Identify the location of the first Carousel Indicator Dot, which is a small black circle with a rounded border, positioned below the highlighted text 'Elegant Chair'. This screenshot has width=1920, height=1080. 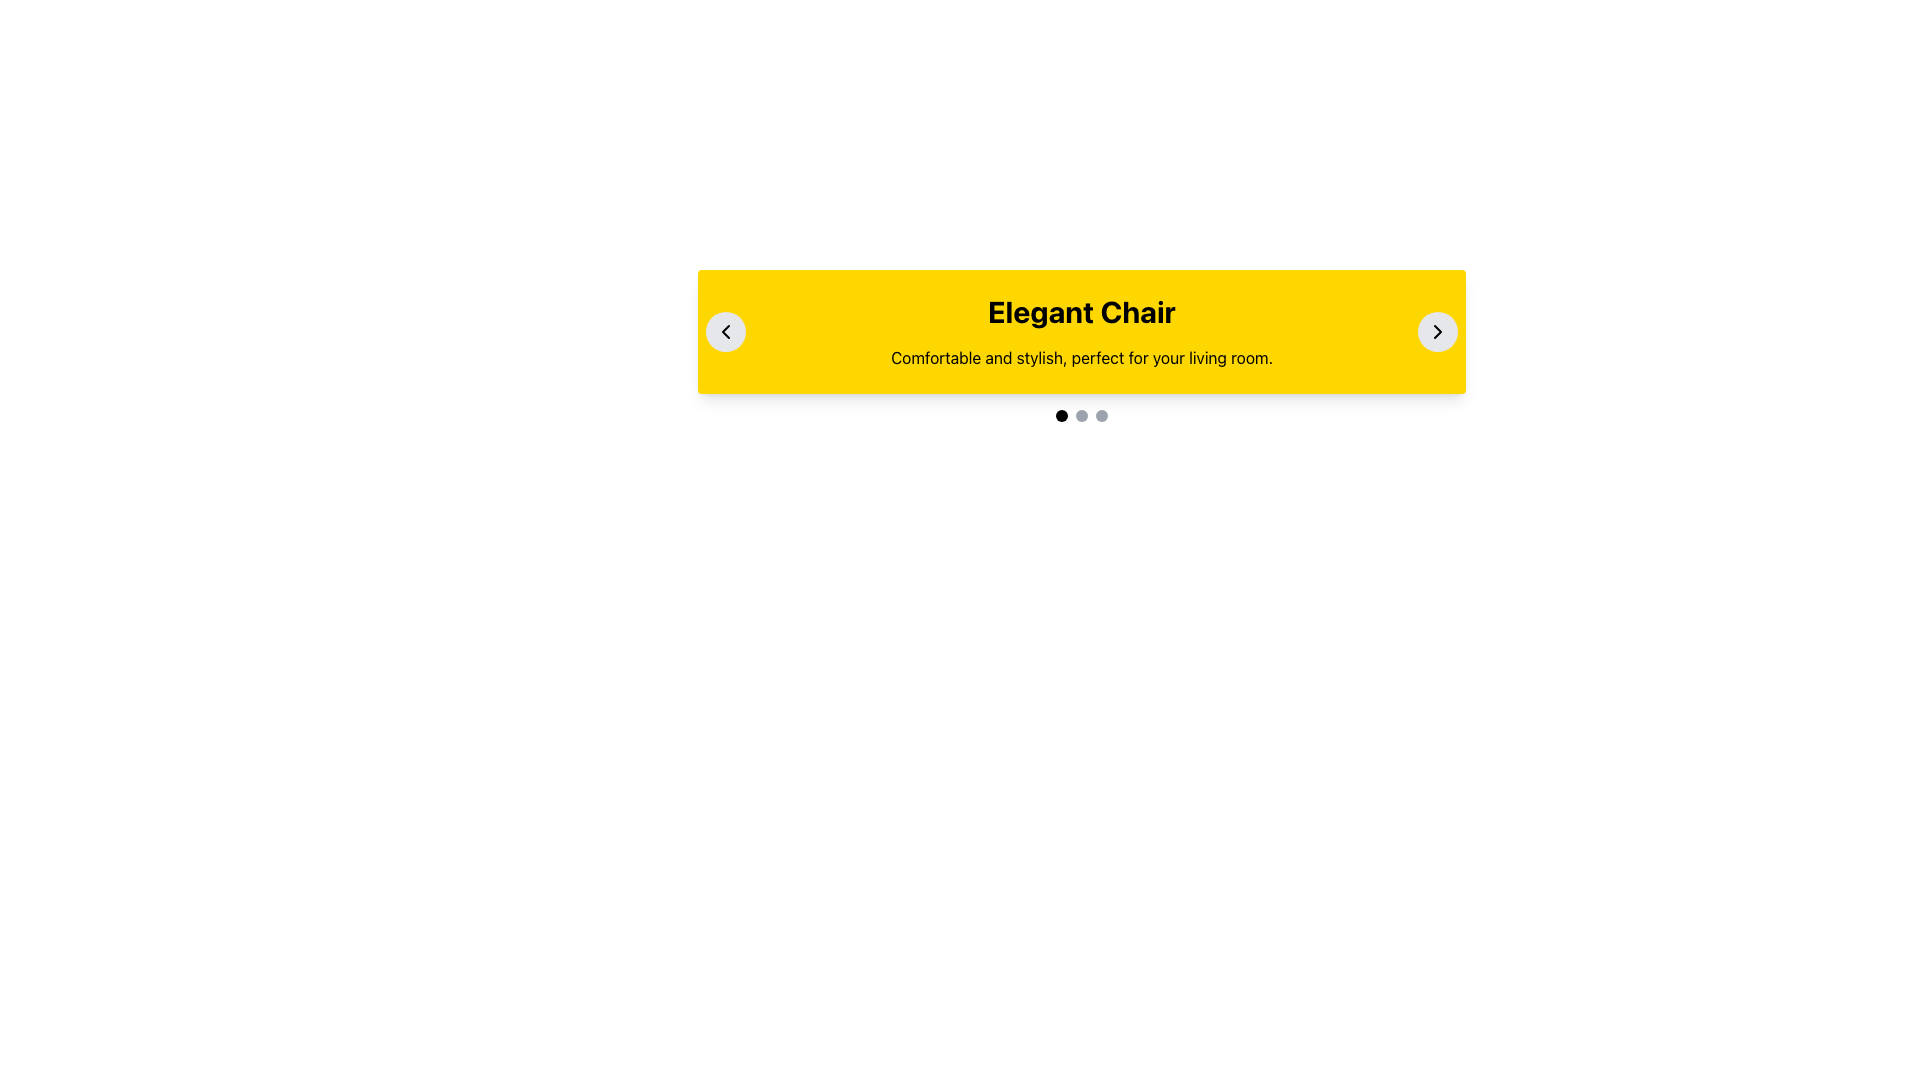
(1060, 415).